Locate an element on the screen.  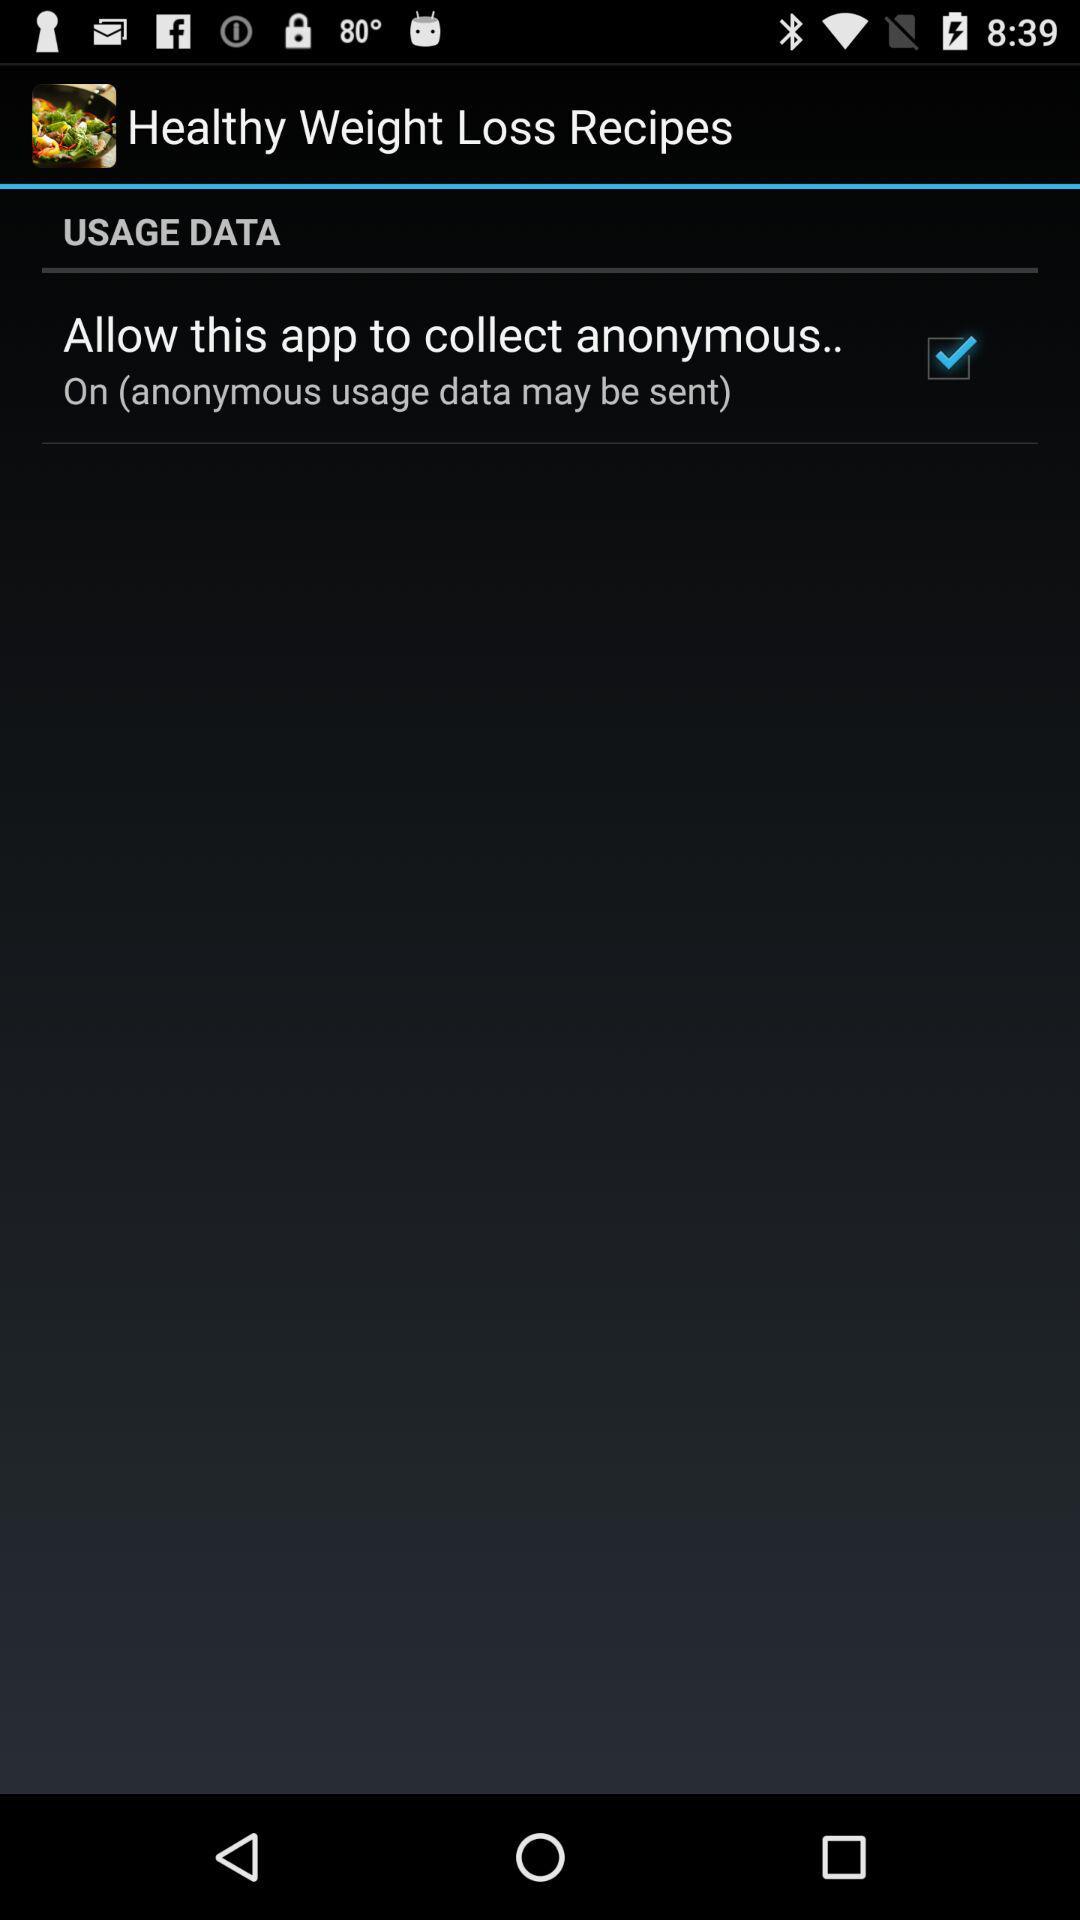
item below the usage data is located at coordinates (947, 358).